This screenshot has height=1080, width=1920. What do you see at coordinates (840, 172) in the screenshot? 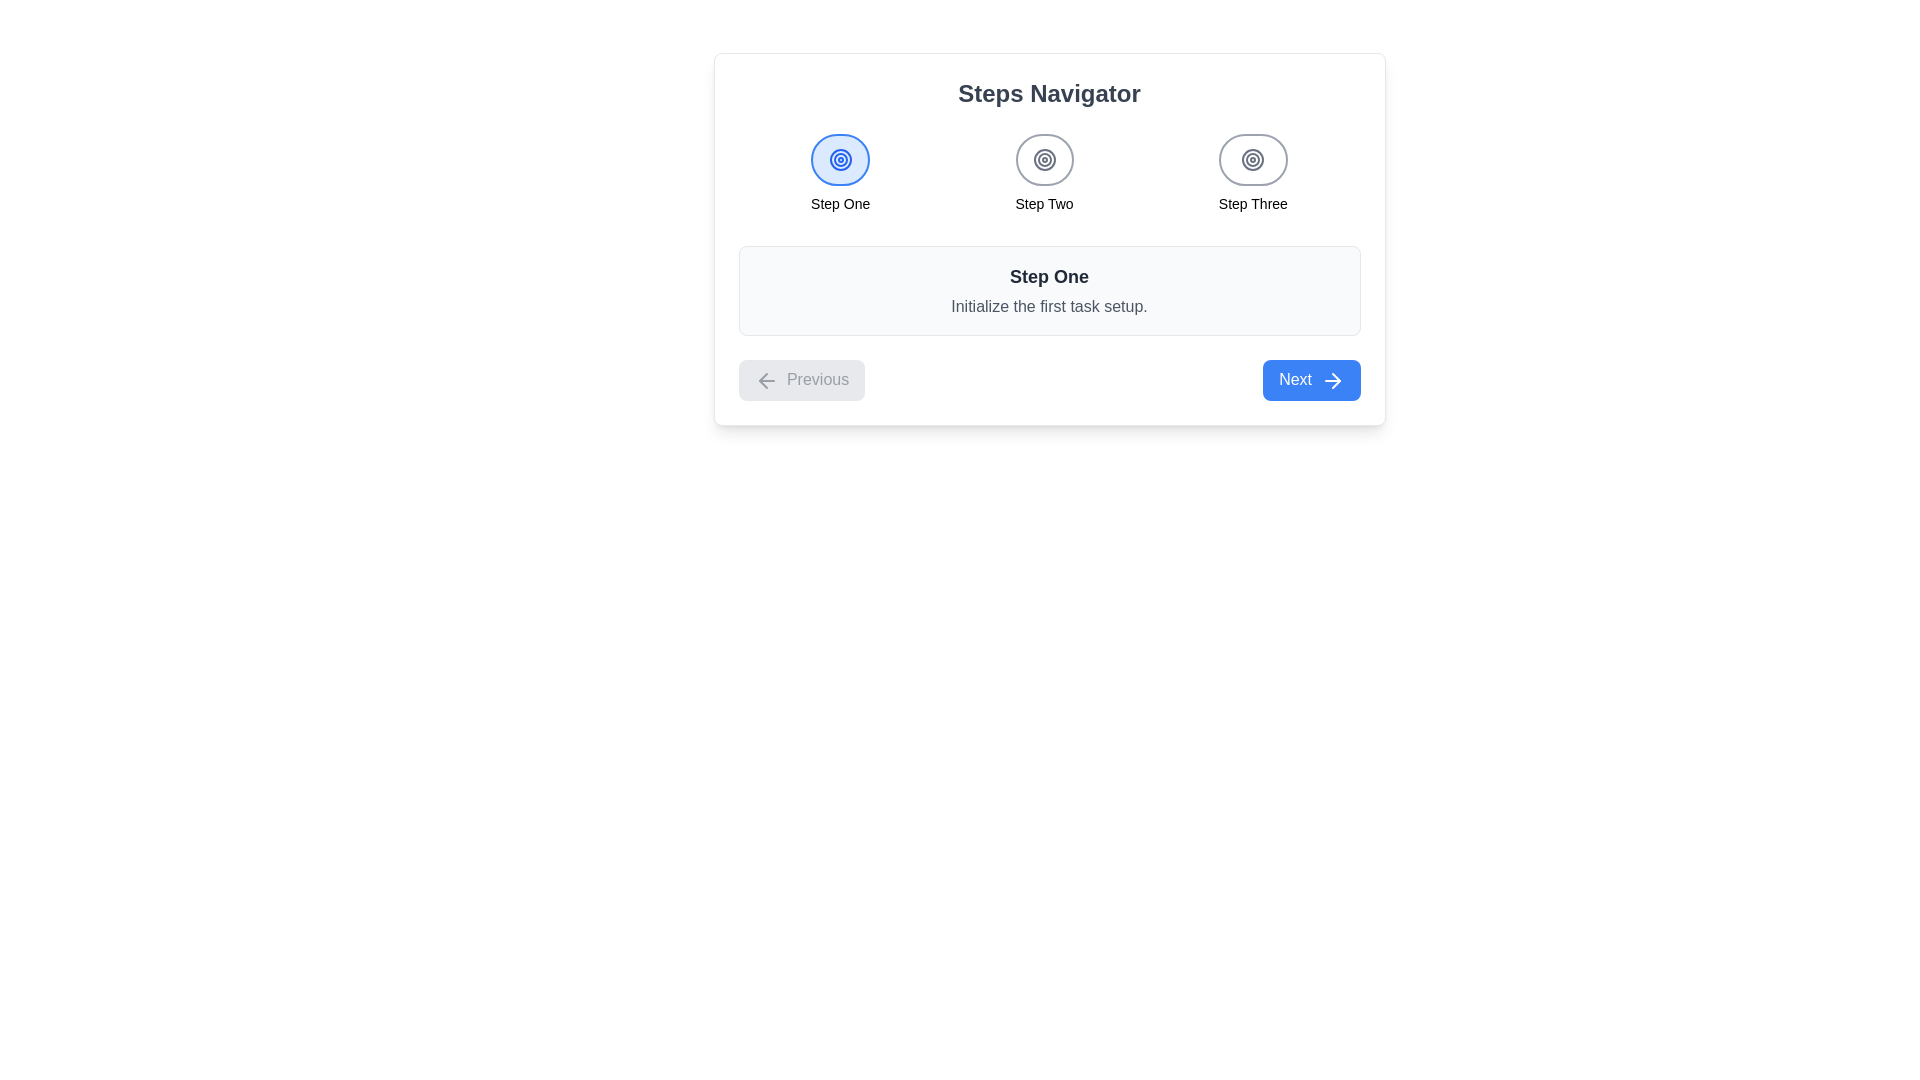
I see `the 'Step One' icon in the navigation step bar that is highlighted in blue, indicating the current step in the multi-step process` at bounding box center [840, 172].